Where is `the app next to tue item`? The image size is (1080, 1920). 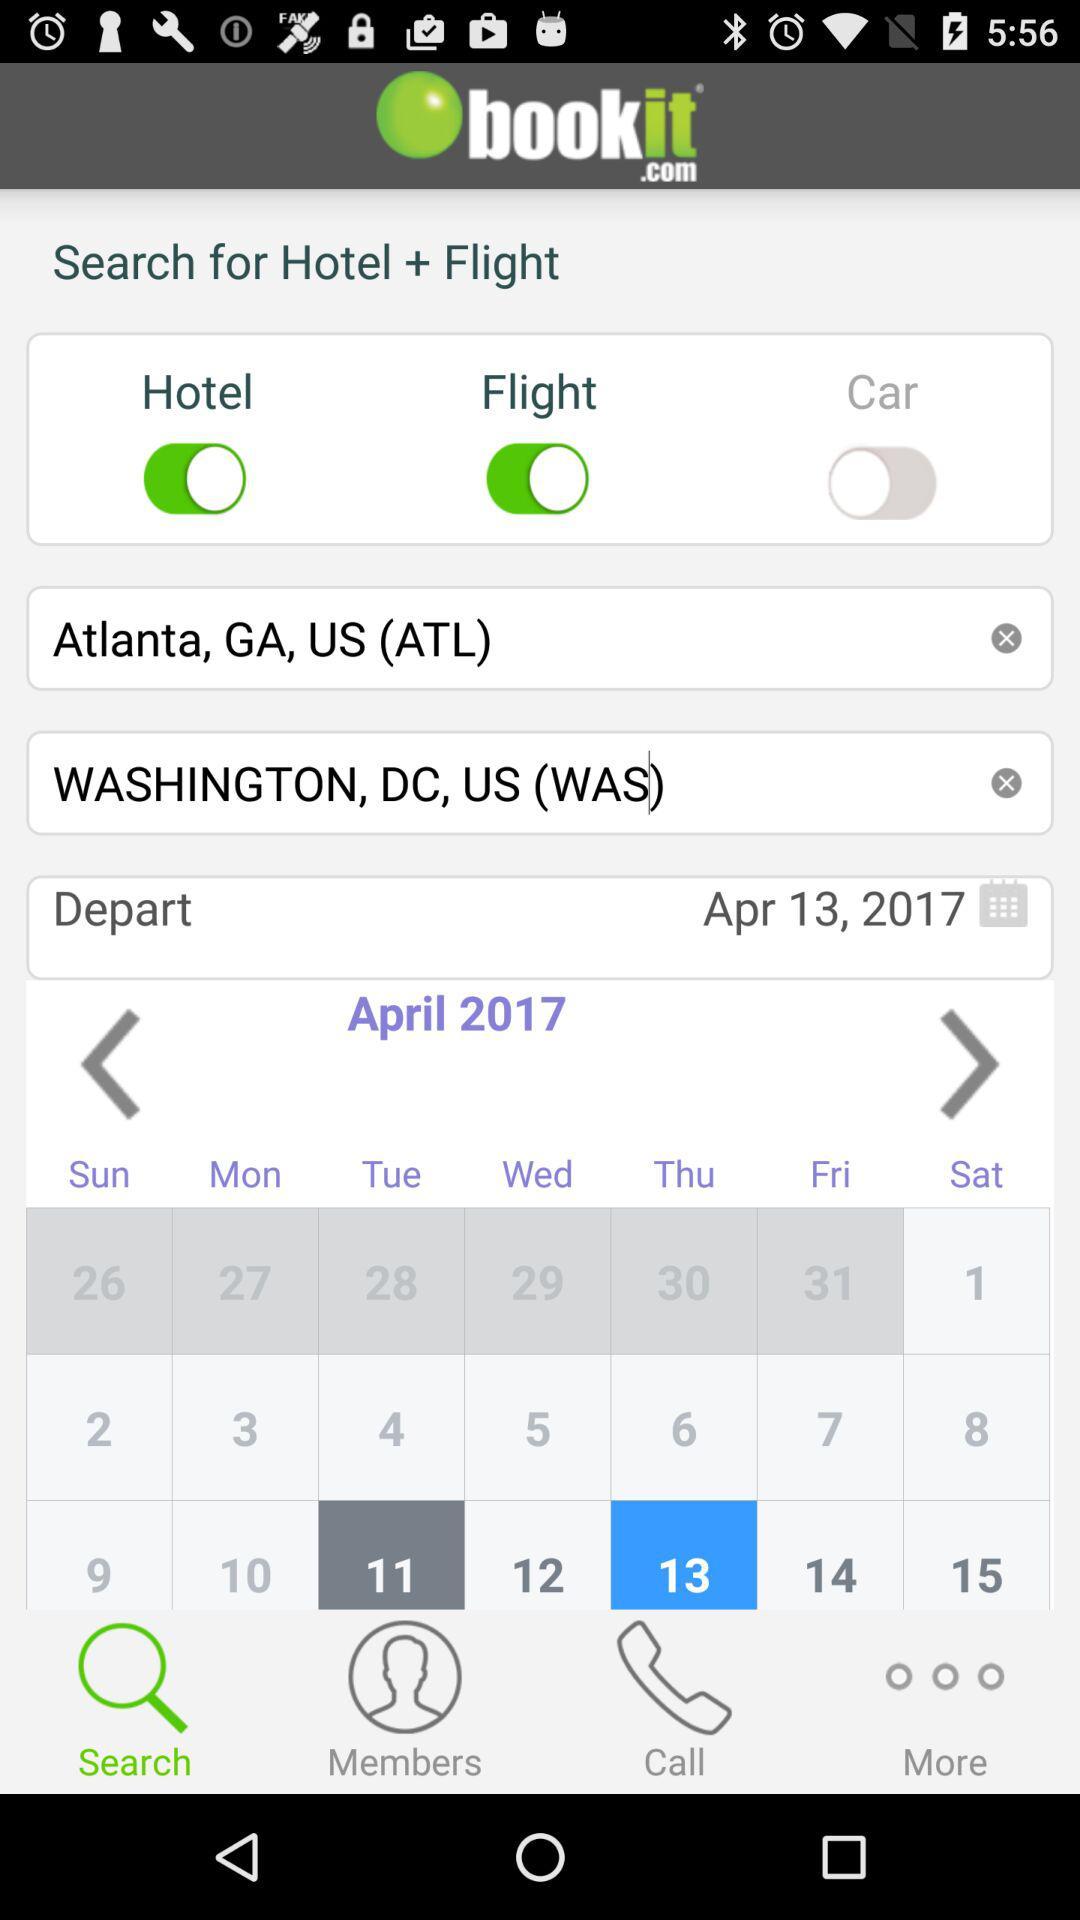 the app next to tue item is located at coordinates (537, 1281).